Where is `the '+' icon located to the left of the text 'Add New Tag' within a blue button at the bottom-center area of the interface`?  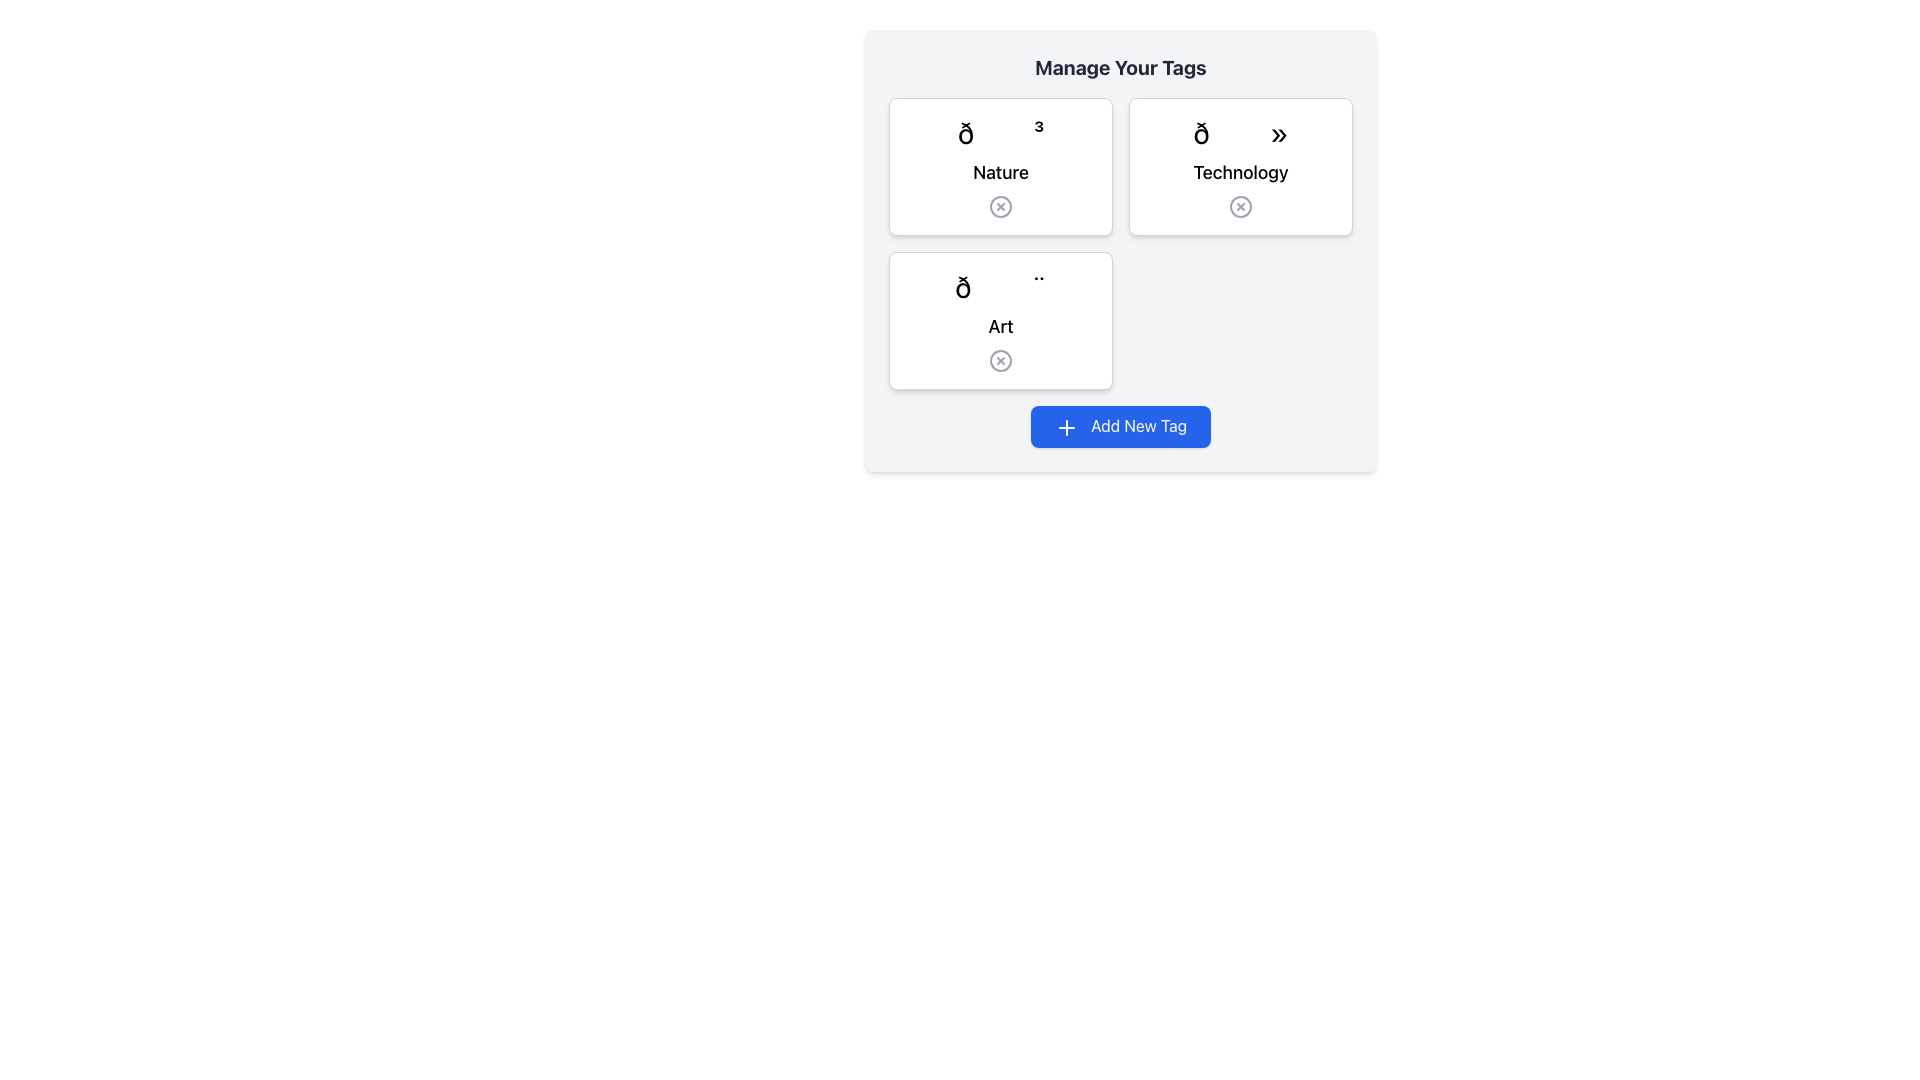 the '+' icon located to the left of the text 'Add New Tag' within a blue button at the bottom-center area of the interface is located at coordinates (1065, 426).